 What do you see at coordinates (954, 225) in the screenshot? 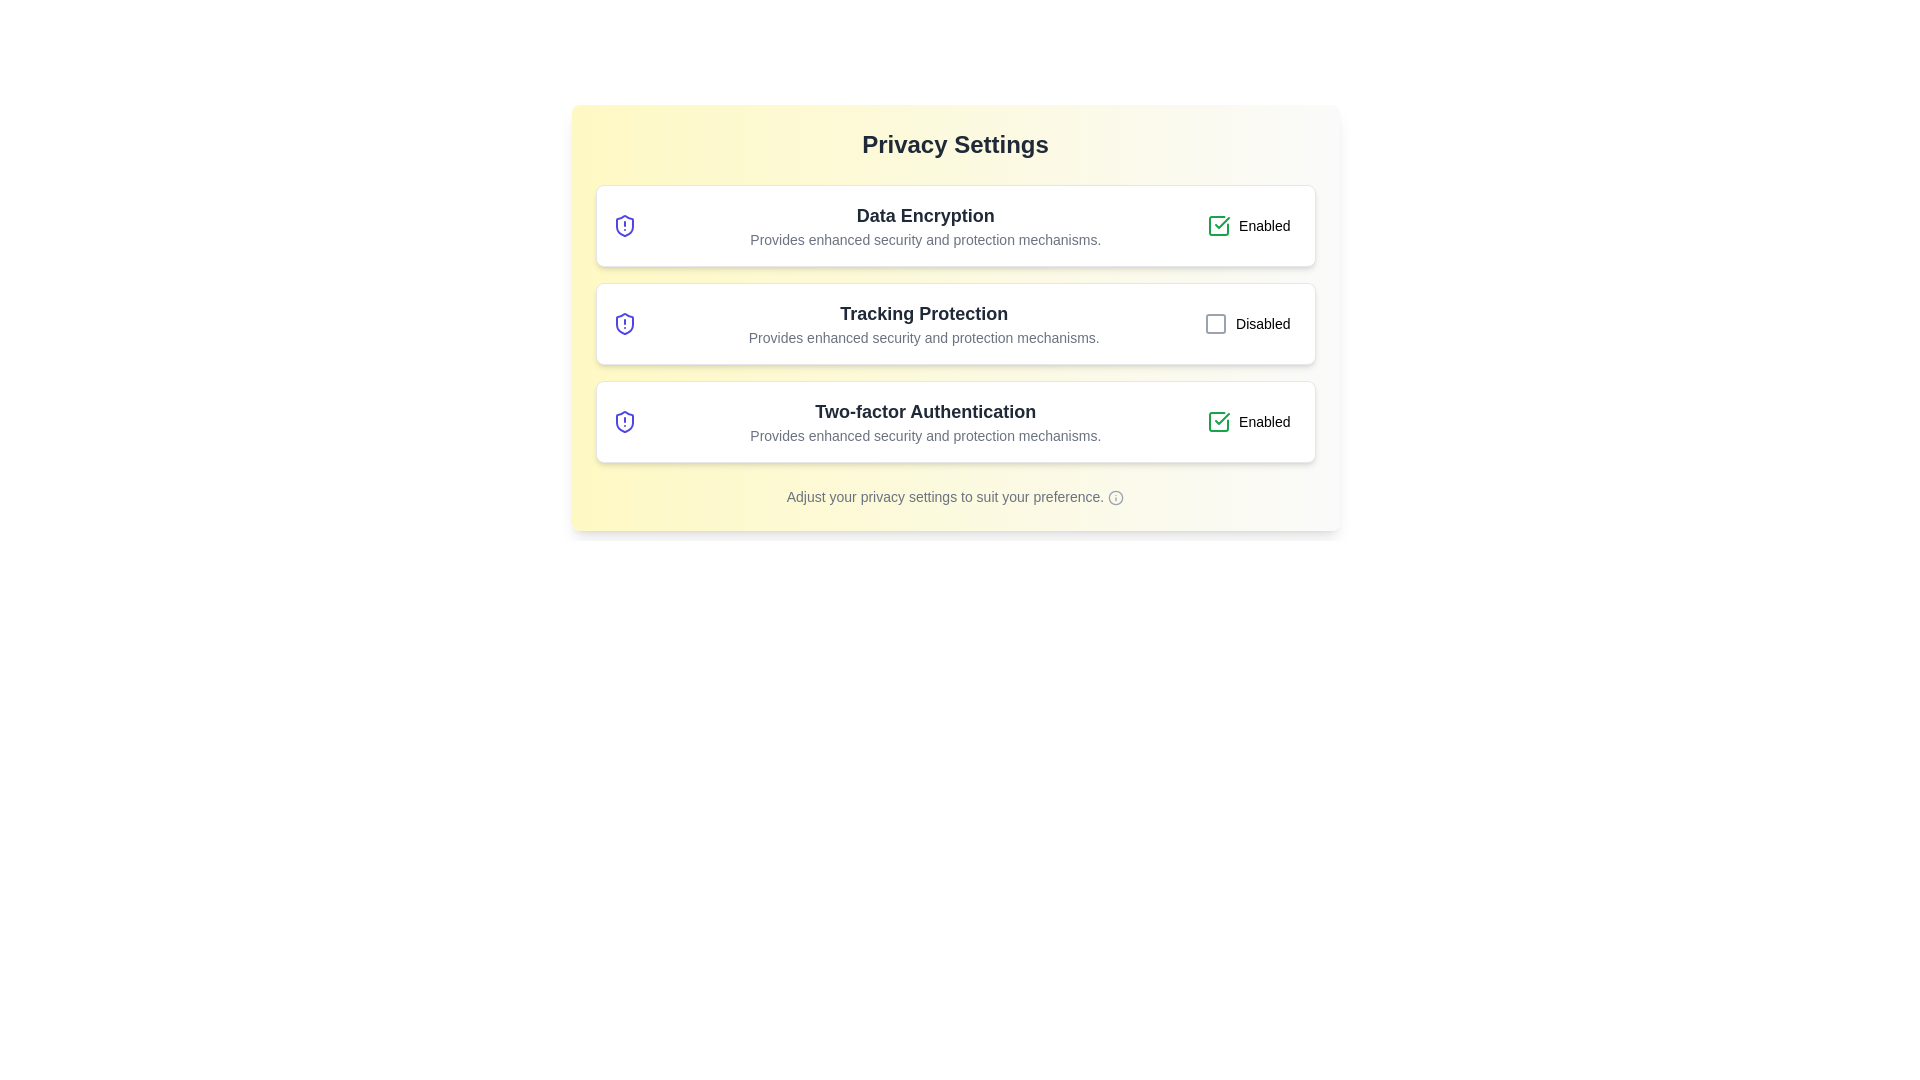
I see `the 'Data Encryption' setting option in the 'Privacy Settings' section` at bounding box center [954, 225].